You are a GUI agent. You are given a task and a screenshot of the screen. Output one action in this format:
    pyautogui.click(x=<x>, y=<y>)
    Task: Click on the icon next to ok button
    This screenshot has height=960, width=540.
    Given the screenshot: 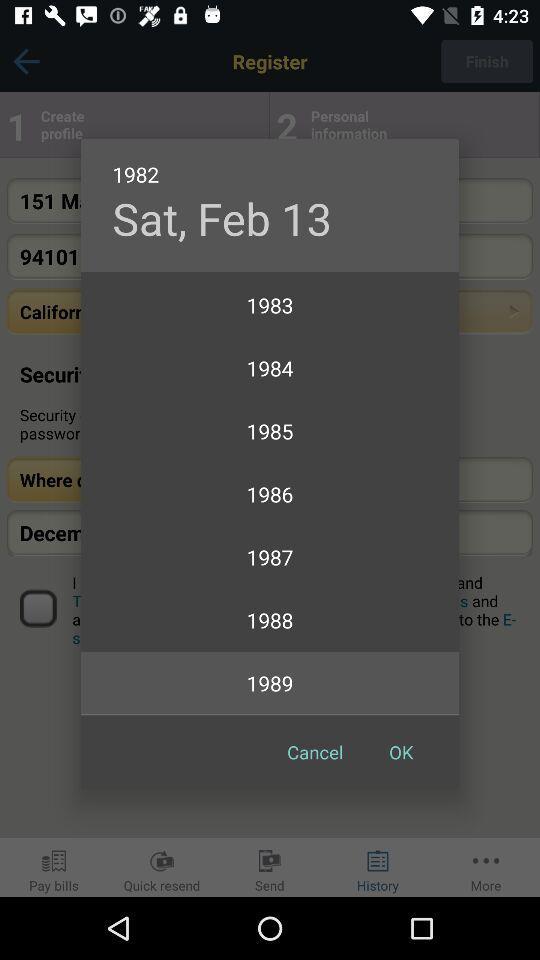 What is the action you would take?
    pyautogui.click(x=315, y=751)
    